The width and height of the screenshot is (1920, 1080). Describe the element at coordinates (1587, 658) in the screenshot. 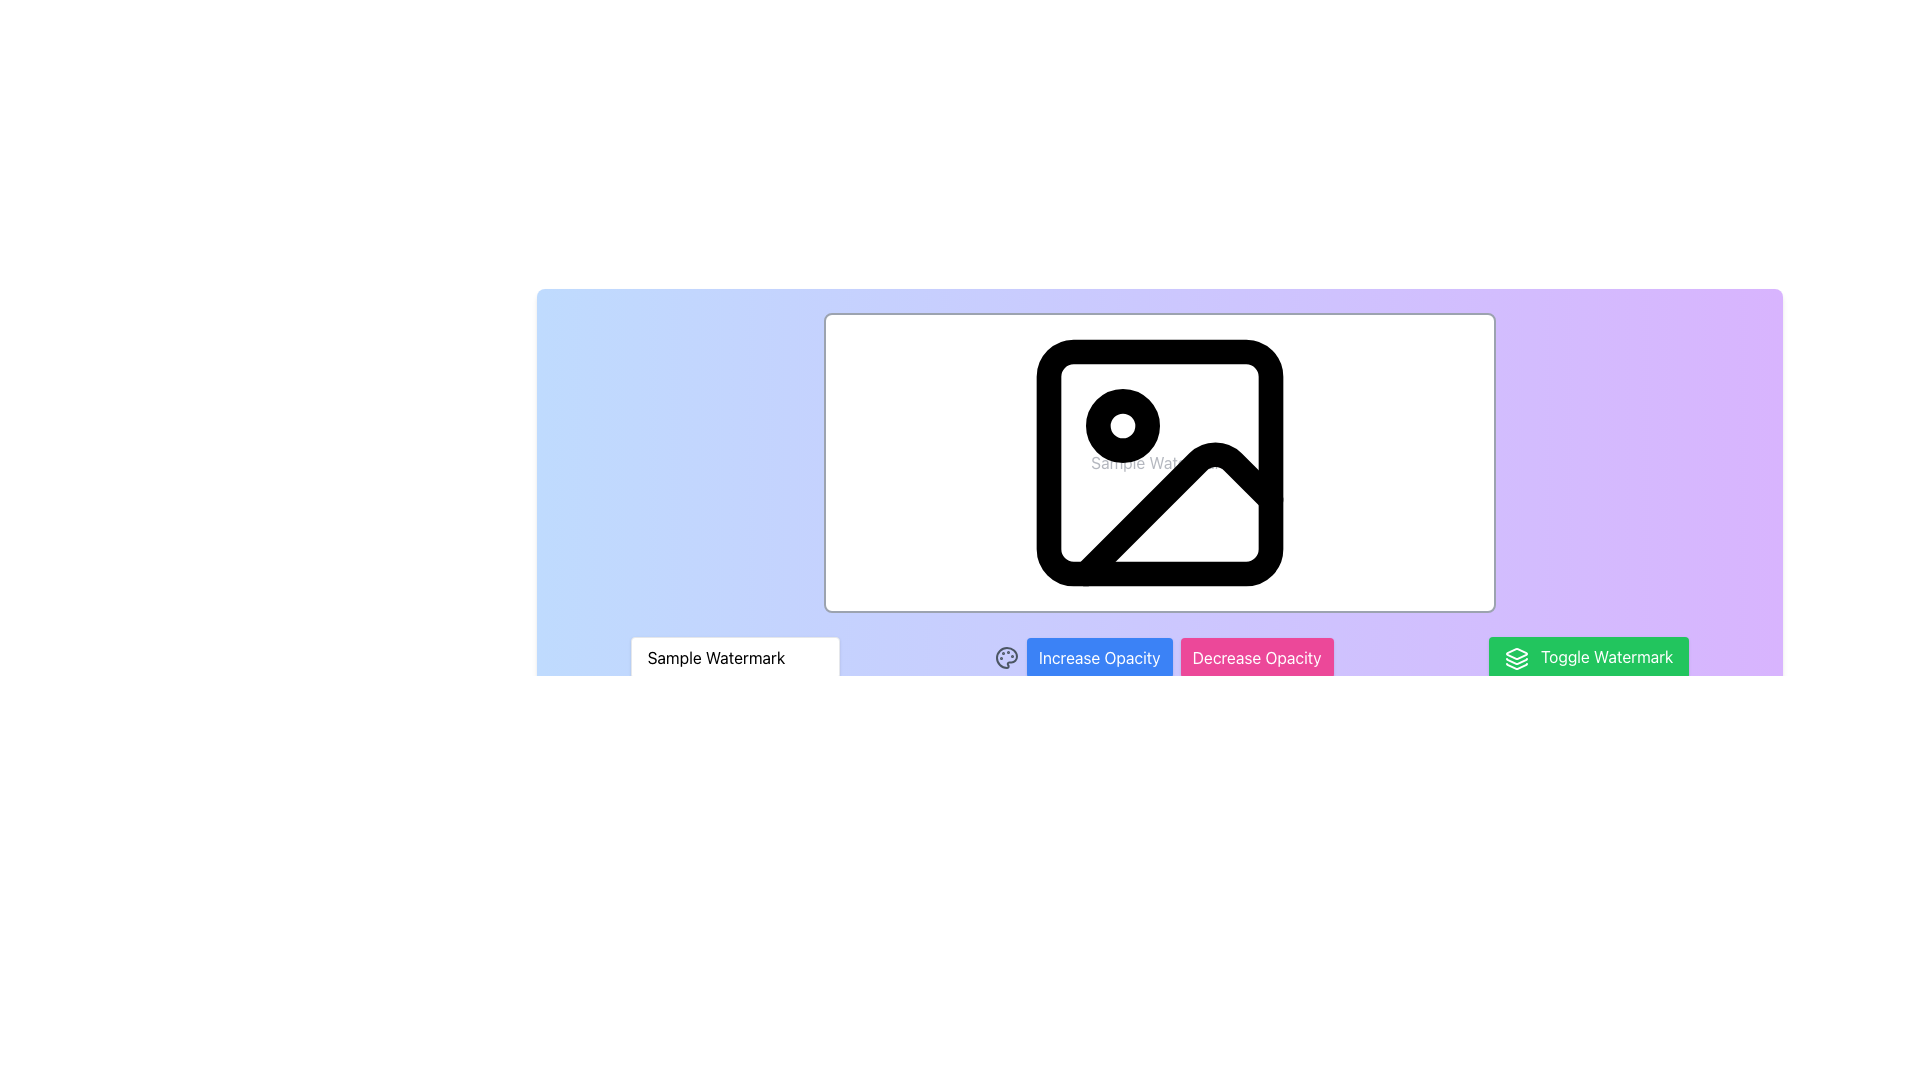

I see `the 'Toggle Watermark' button, which is a green rectangular button with rounded corners located at the bottom right of the row of buttons` at that location.